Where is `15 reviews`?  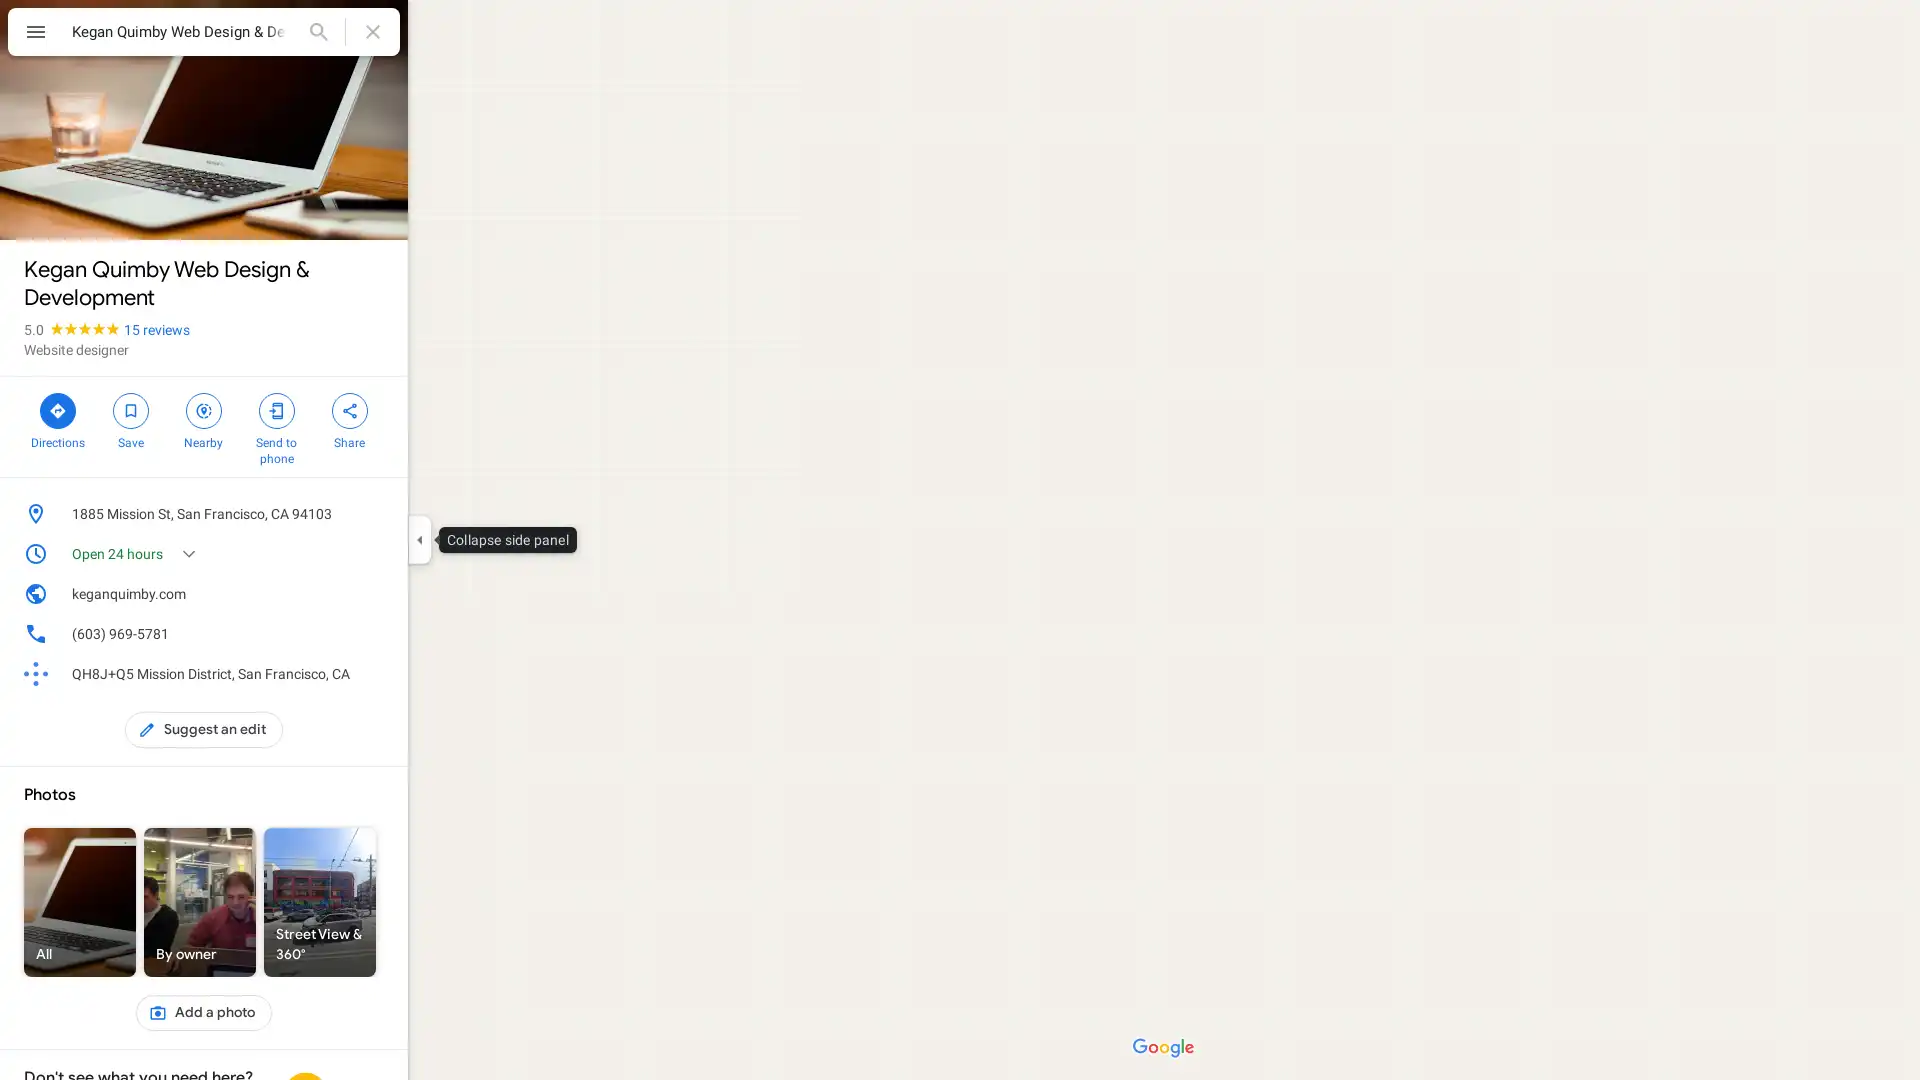
15 reviews is located at coordinates (156, 329).